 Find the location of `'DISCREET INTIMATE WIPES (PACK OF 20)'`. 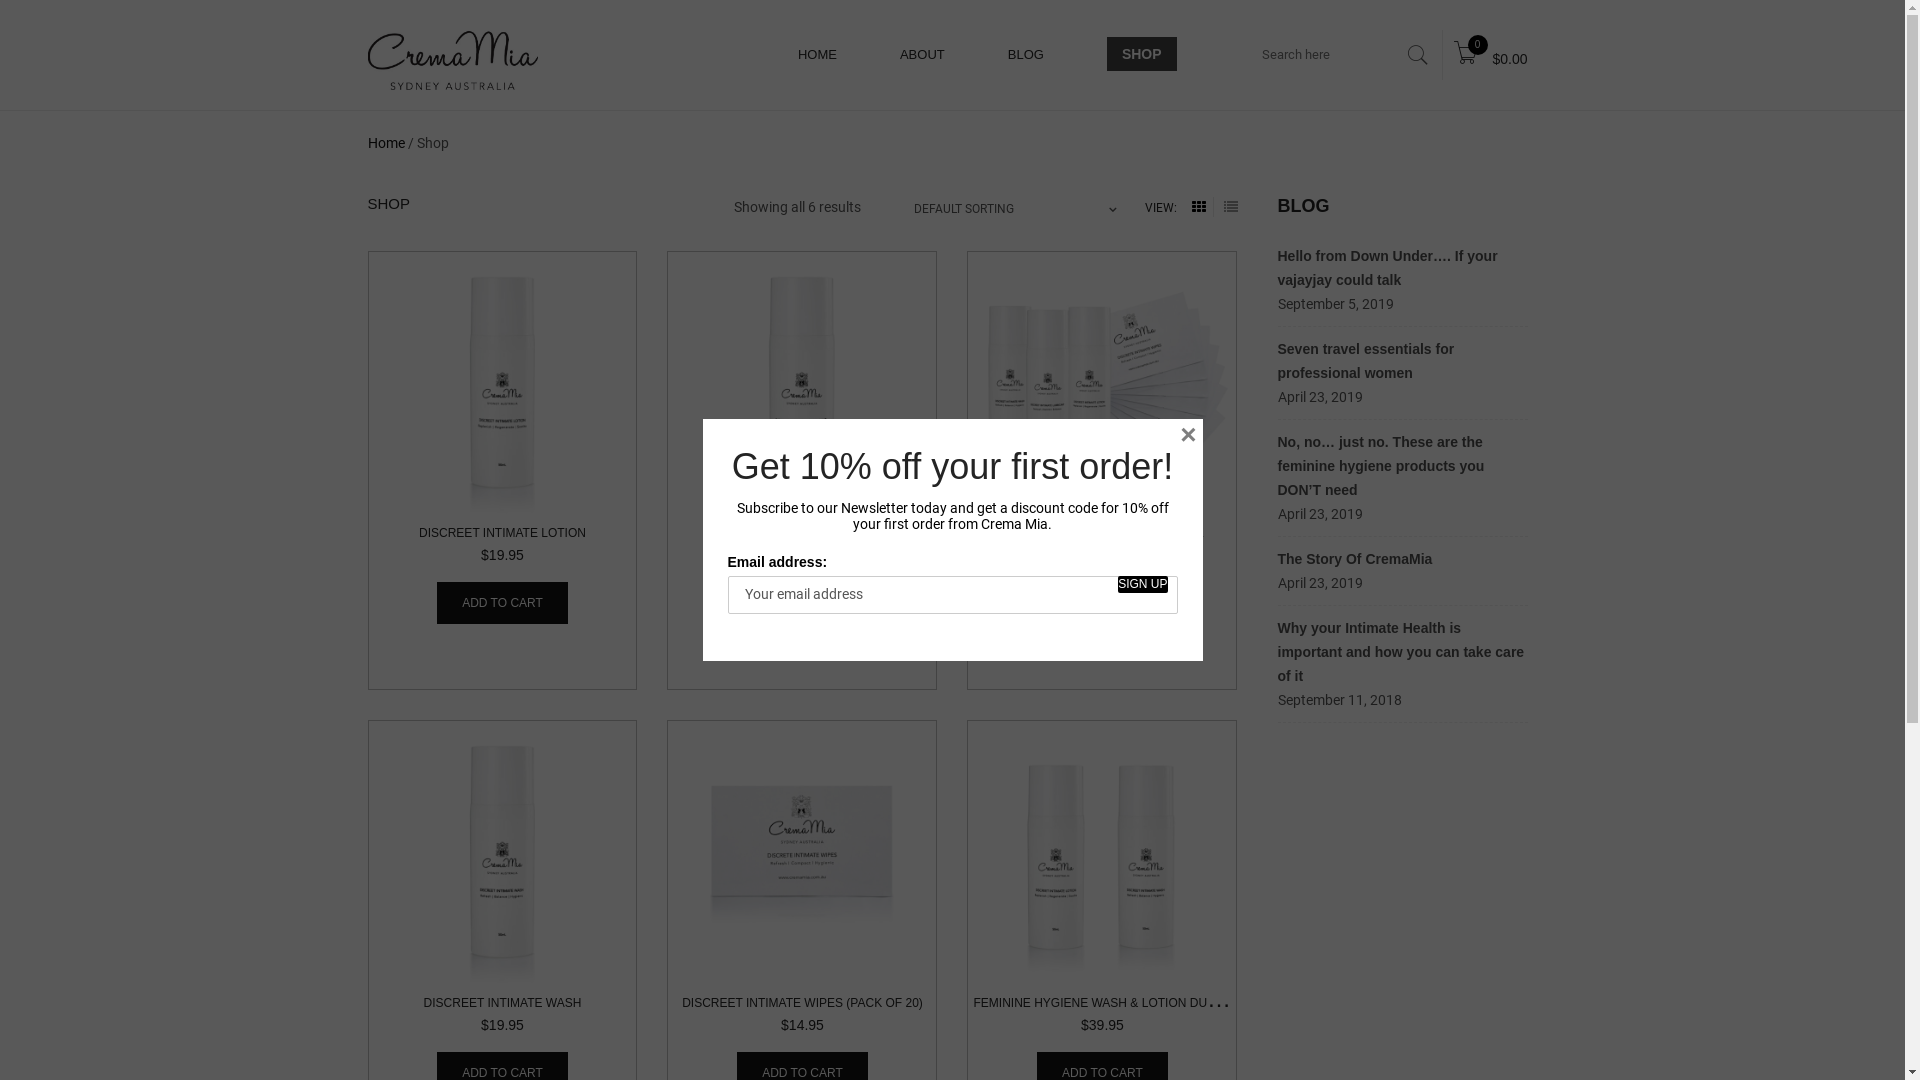

'DISCREET INTIMATE WIPES (PACK OF 20)' is located at coordinates (802, 1002).